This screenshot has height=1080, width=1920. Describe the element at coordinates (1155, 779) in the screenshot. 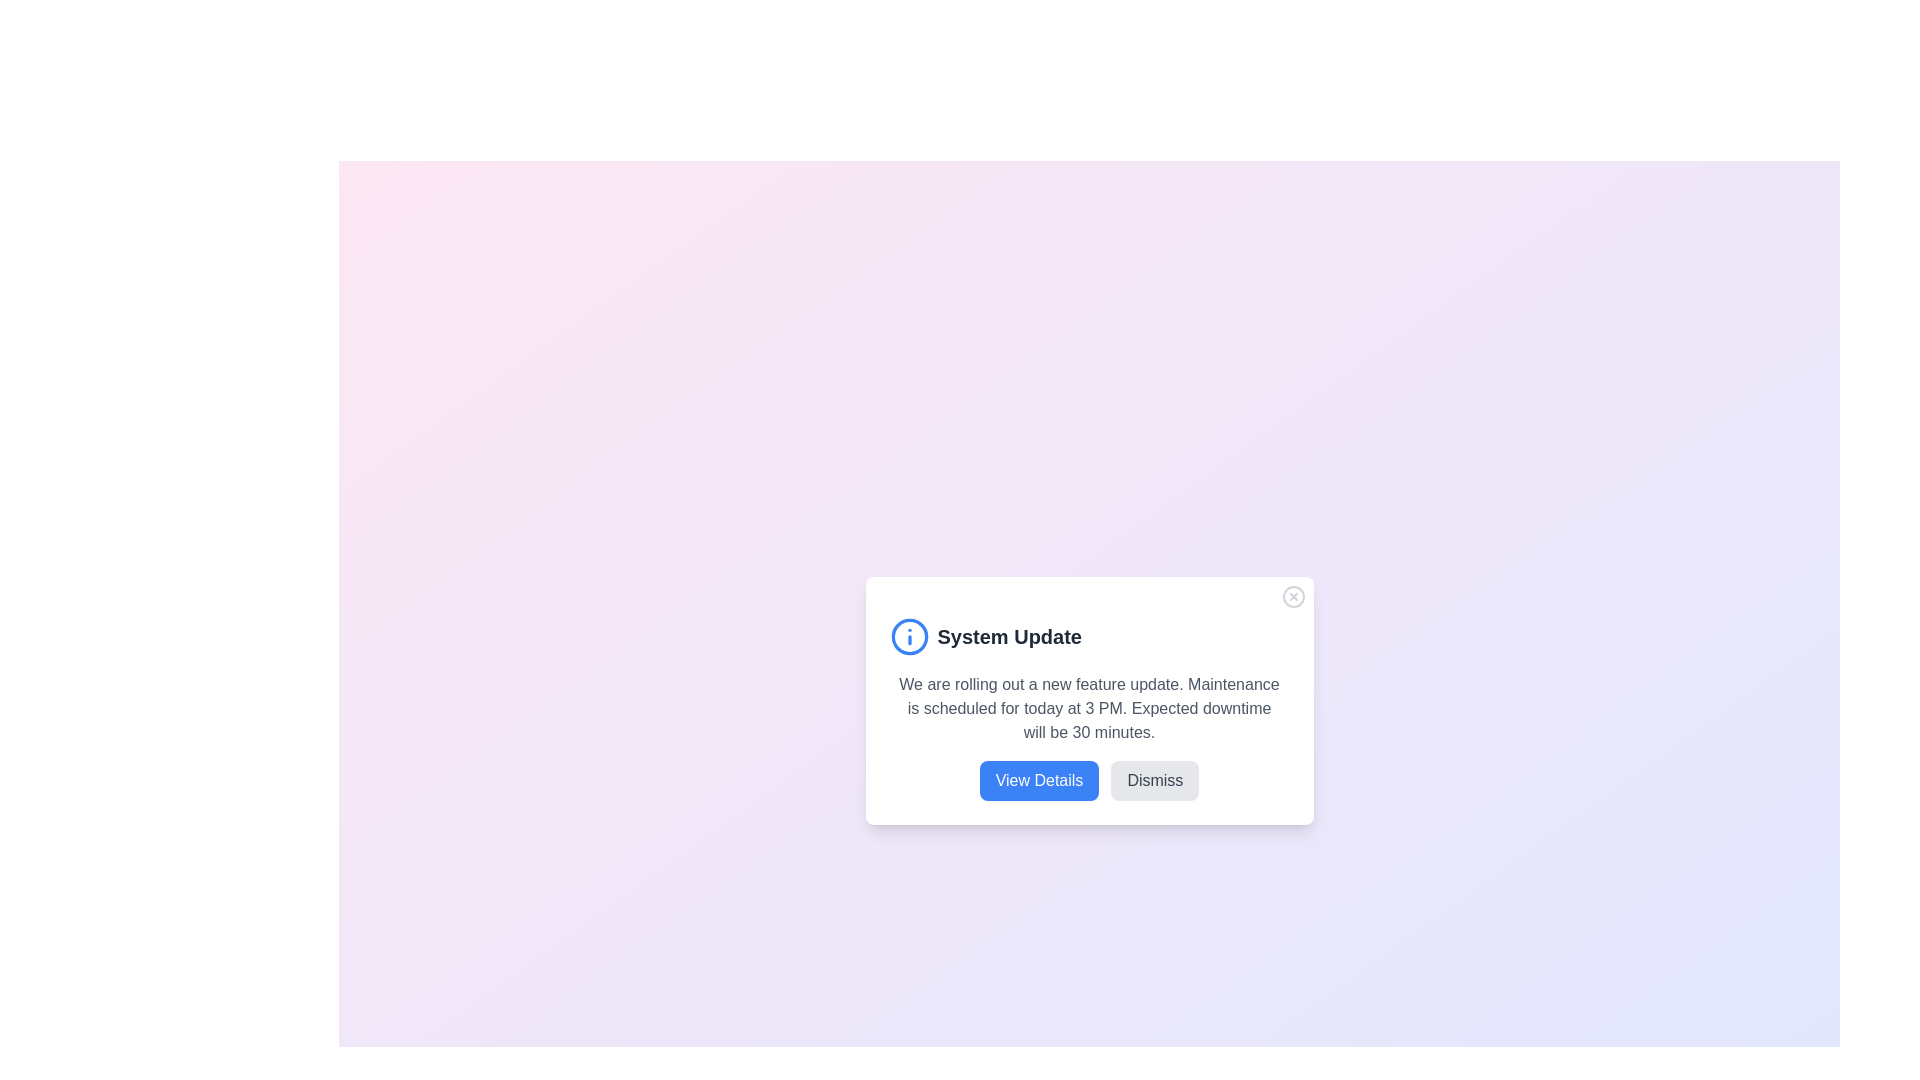

I see `the 'Dismiss' button located to the right of the 'View Details' button in the modal dialog box to change its background color` at that location.